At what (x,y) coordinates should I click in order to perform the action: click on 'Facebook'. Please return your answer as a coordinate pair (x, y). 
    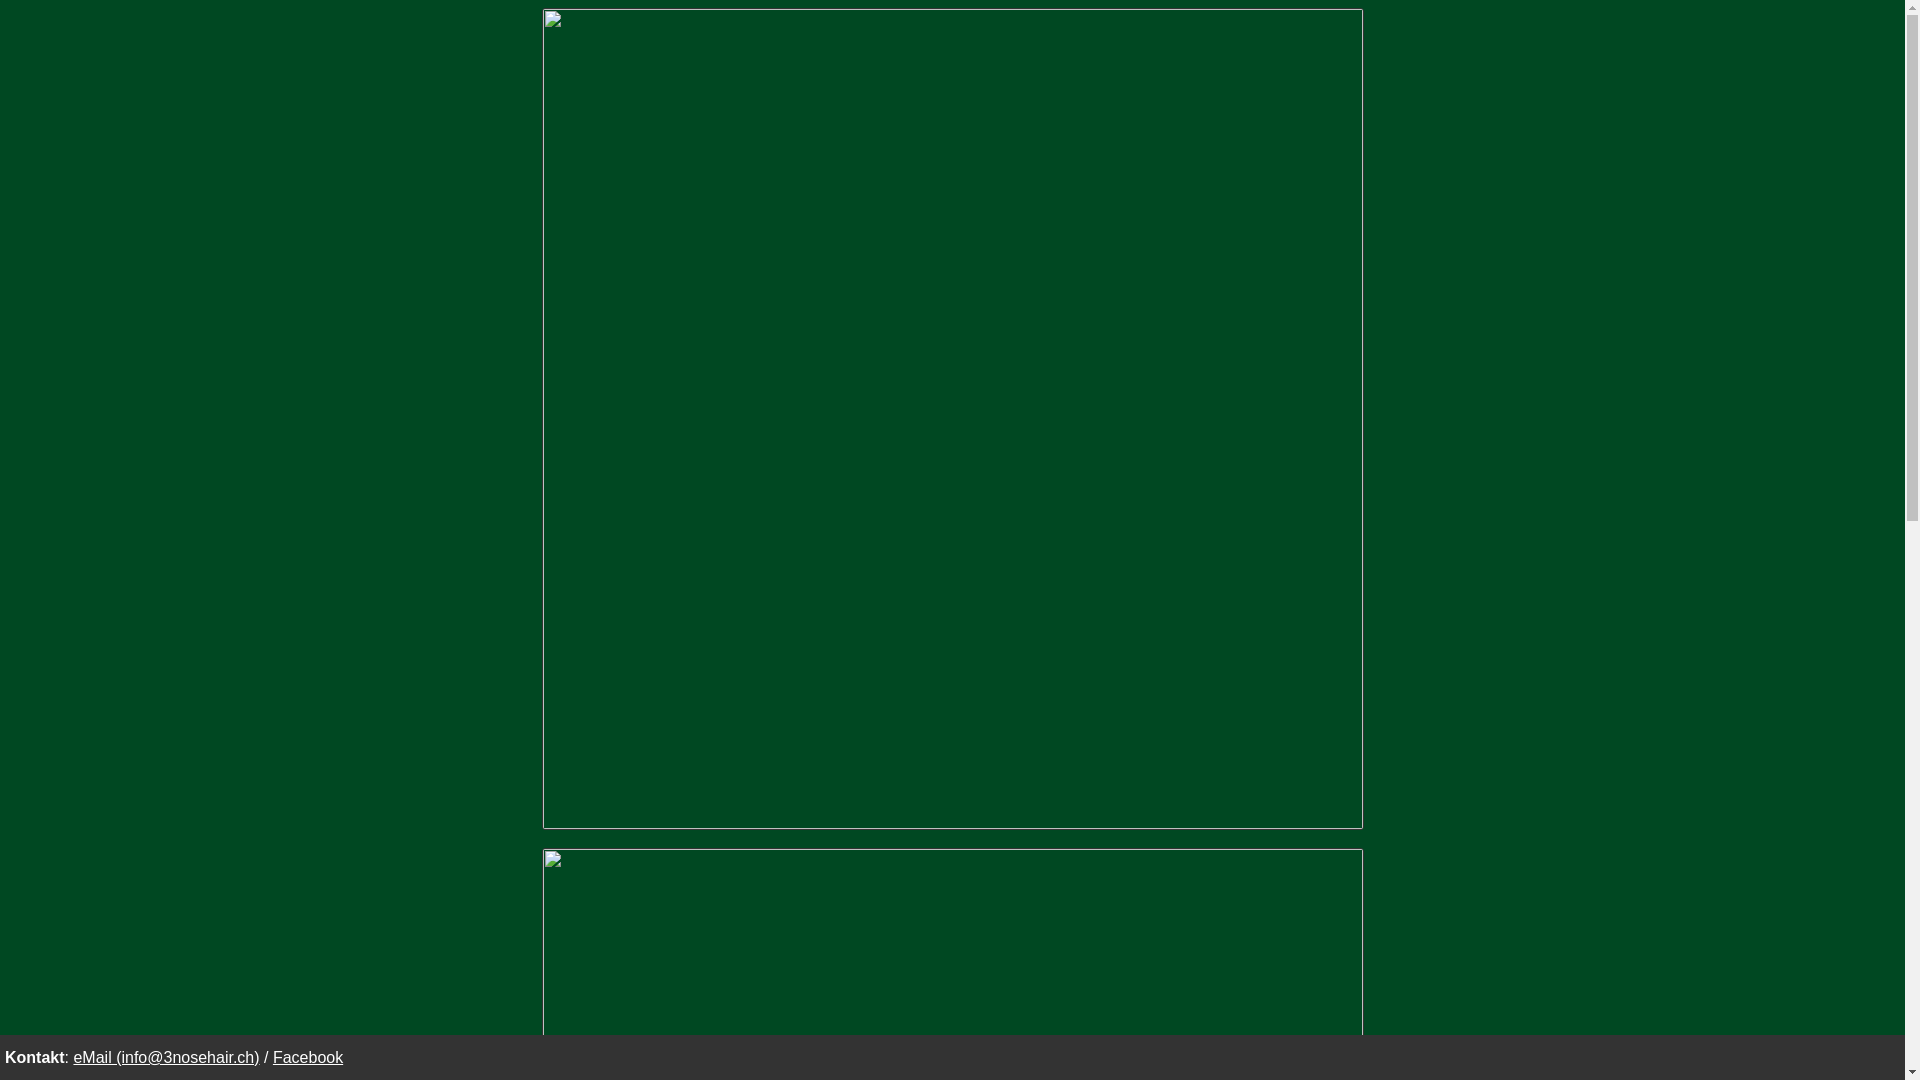
    Looking at the image, I should click on (306, 1056).